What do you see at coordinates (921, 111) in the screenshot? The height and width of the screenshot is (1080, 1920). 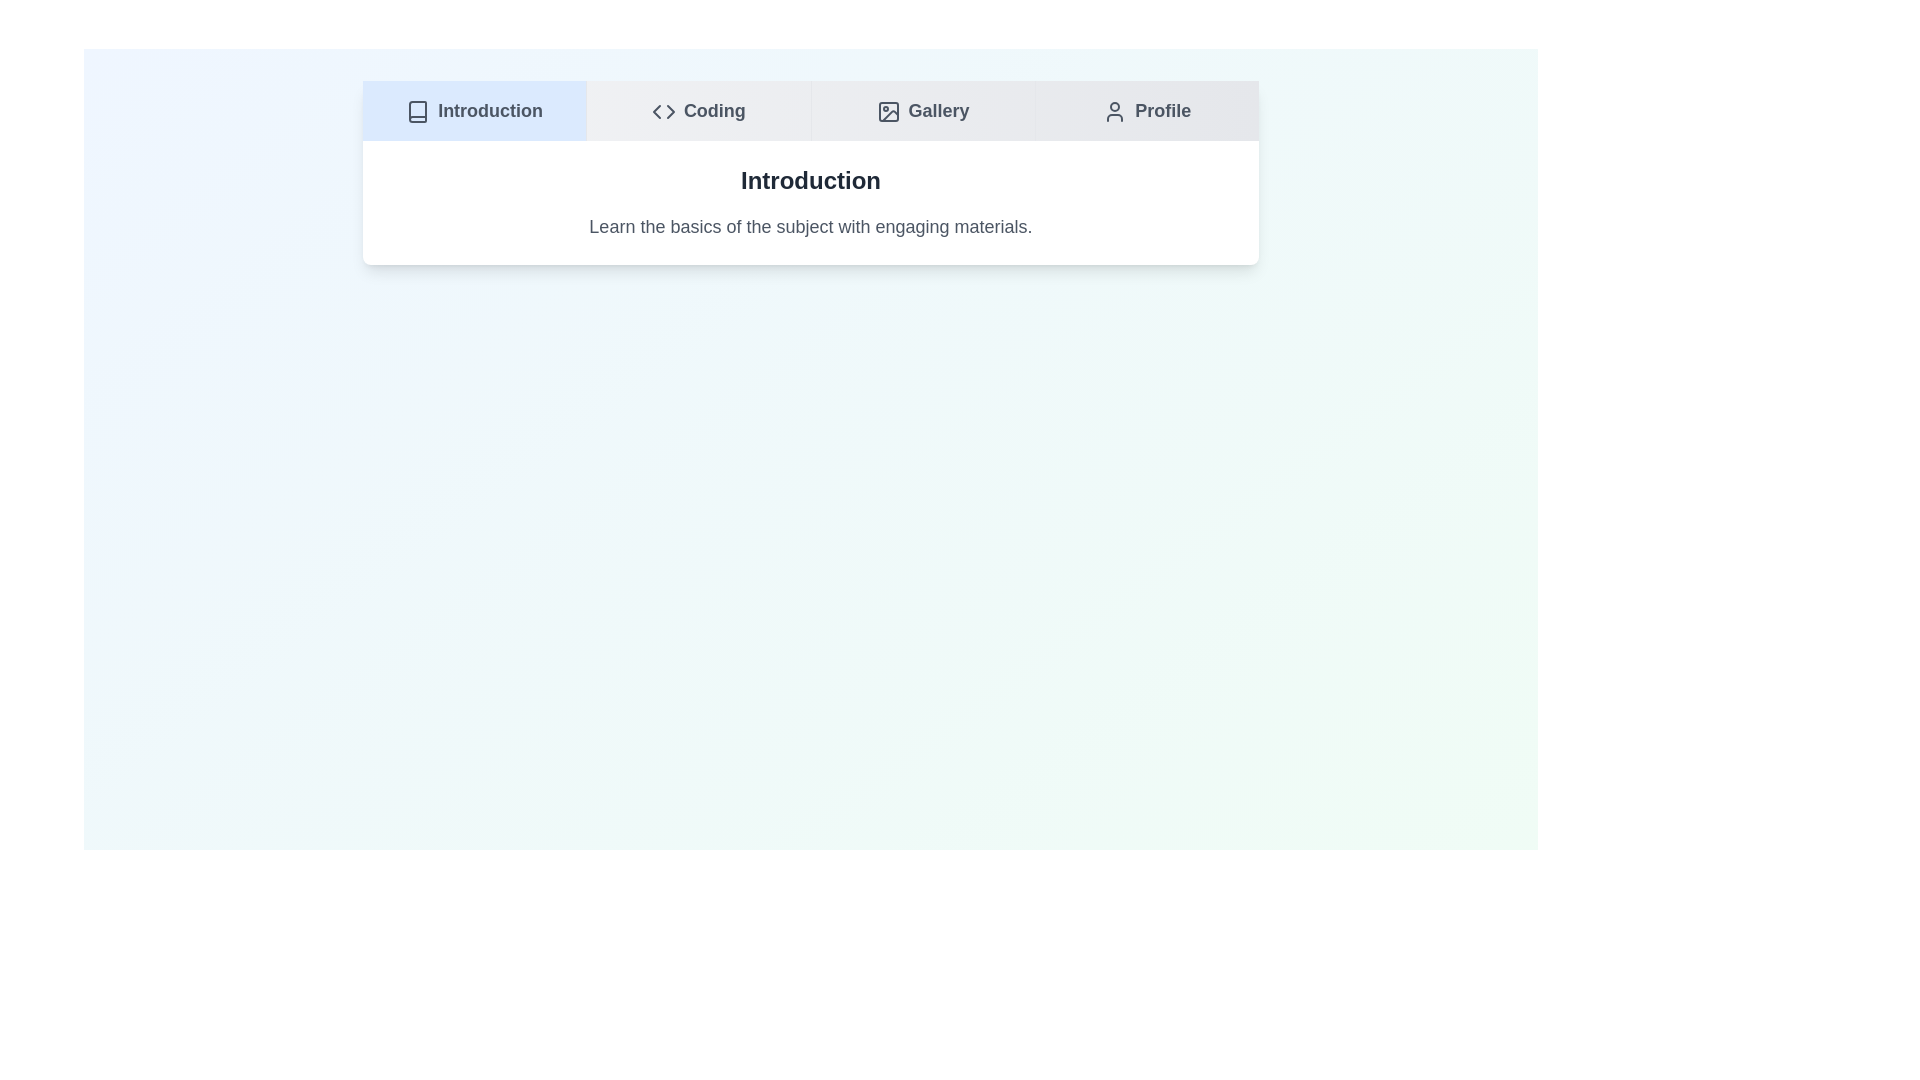 I see `the Gallery tab to navigate to it` at bounding box center [921, 111].